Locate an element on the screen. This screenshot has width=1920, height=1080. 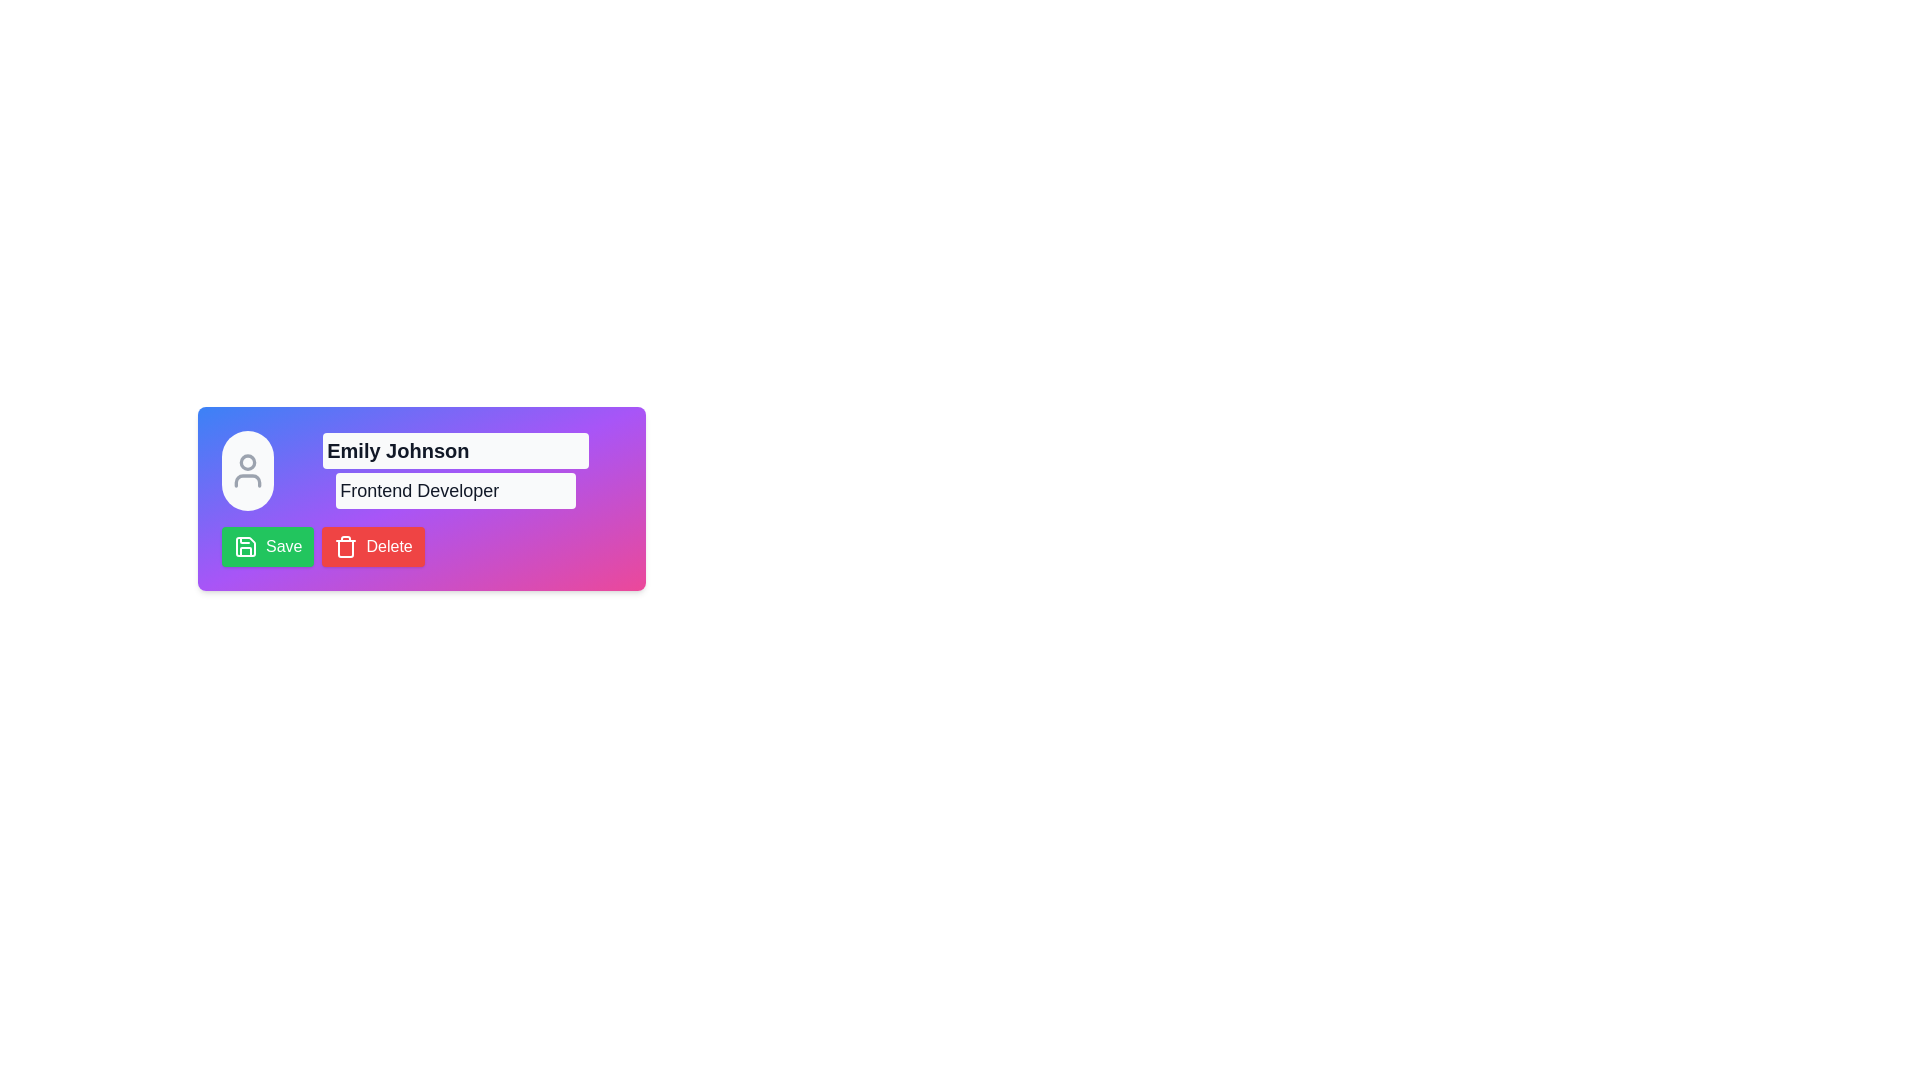
the trash can icon located to the left of the 'Delete' text within the red rectangular button at the bottom-right of the card interface is located at coordinates (346, 547).